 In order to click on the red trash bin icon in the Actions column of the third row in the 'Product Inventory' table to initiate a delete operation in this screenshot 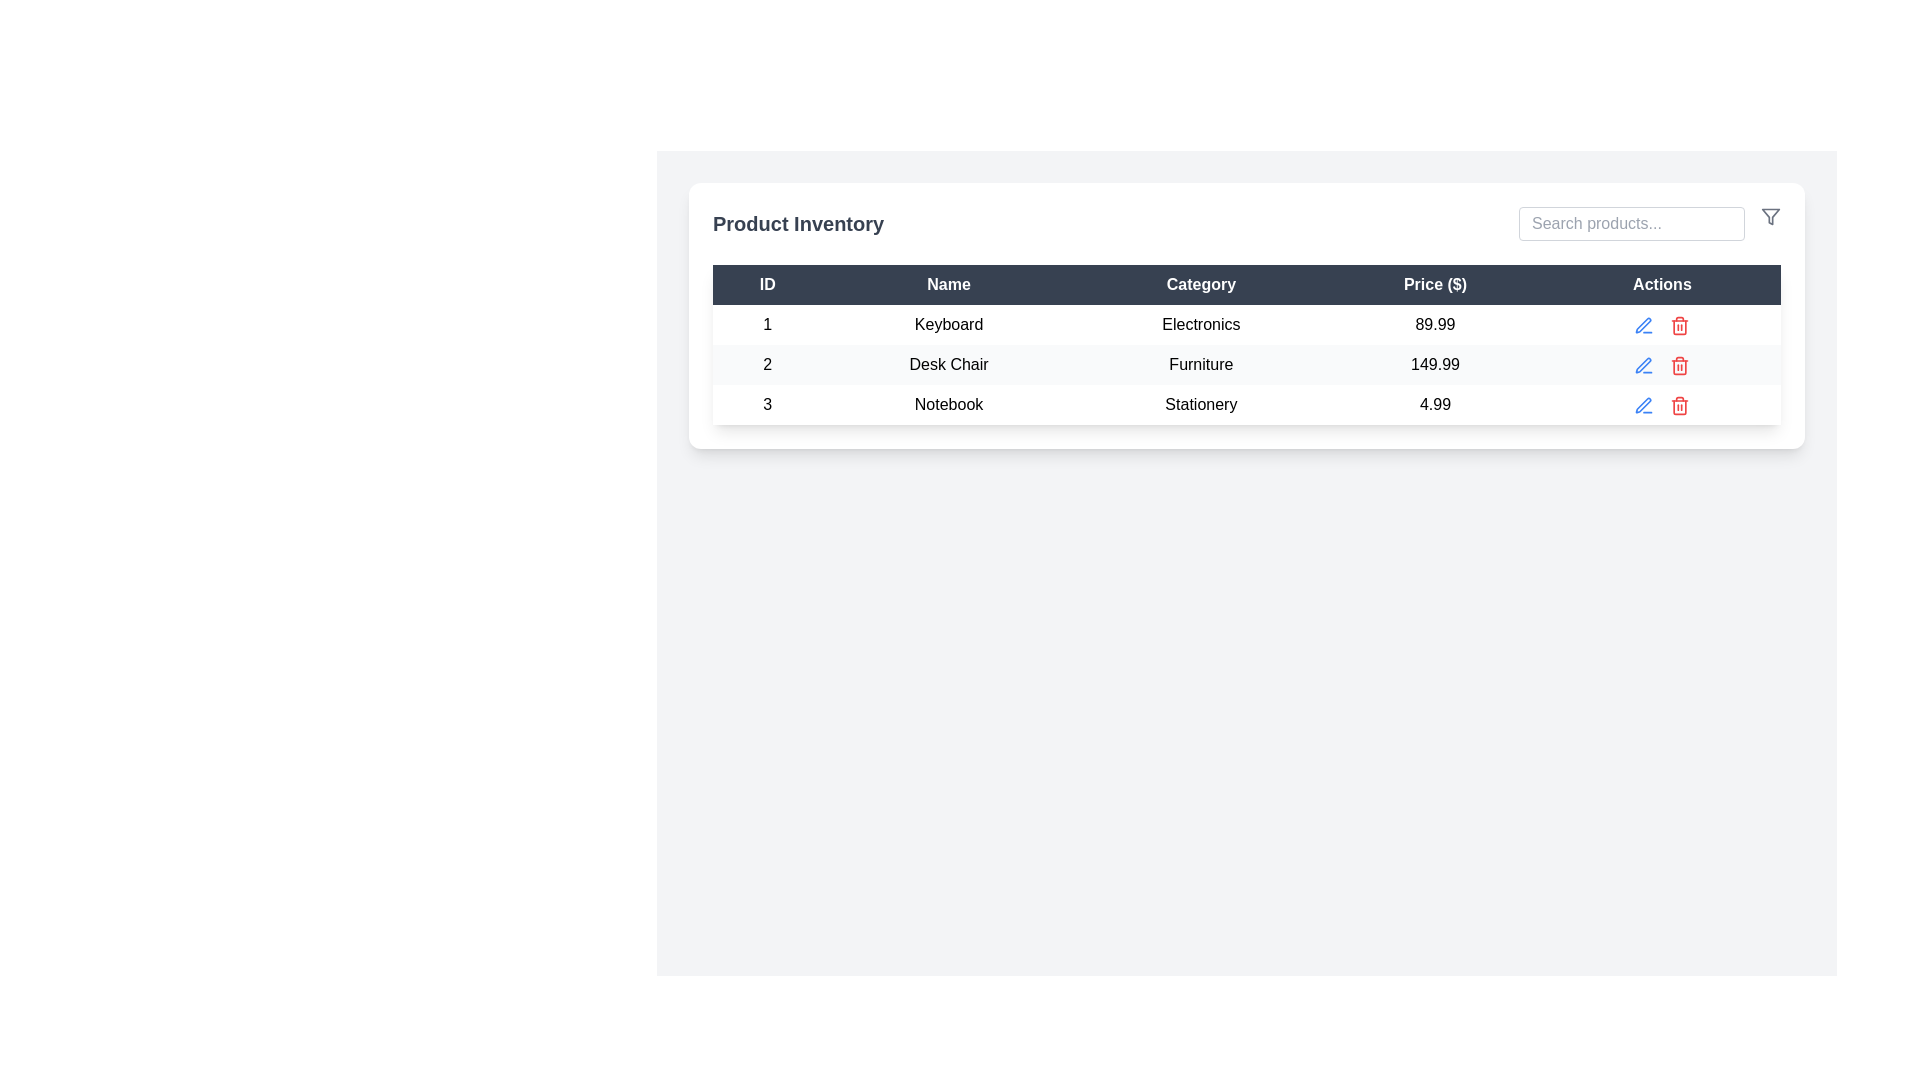, I will do `click(1680, 406)`.